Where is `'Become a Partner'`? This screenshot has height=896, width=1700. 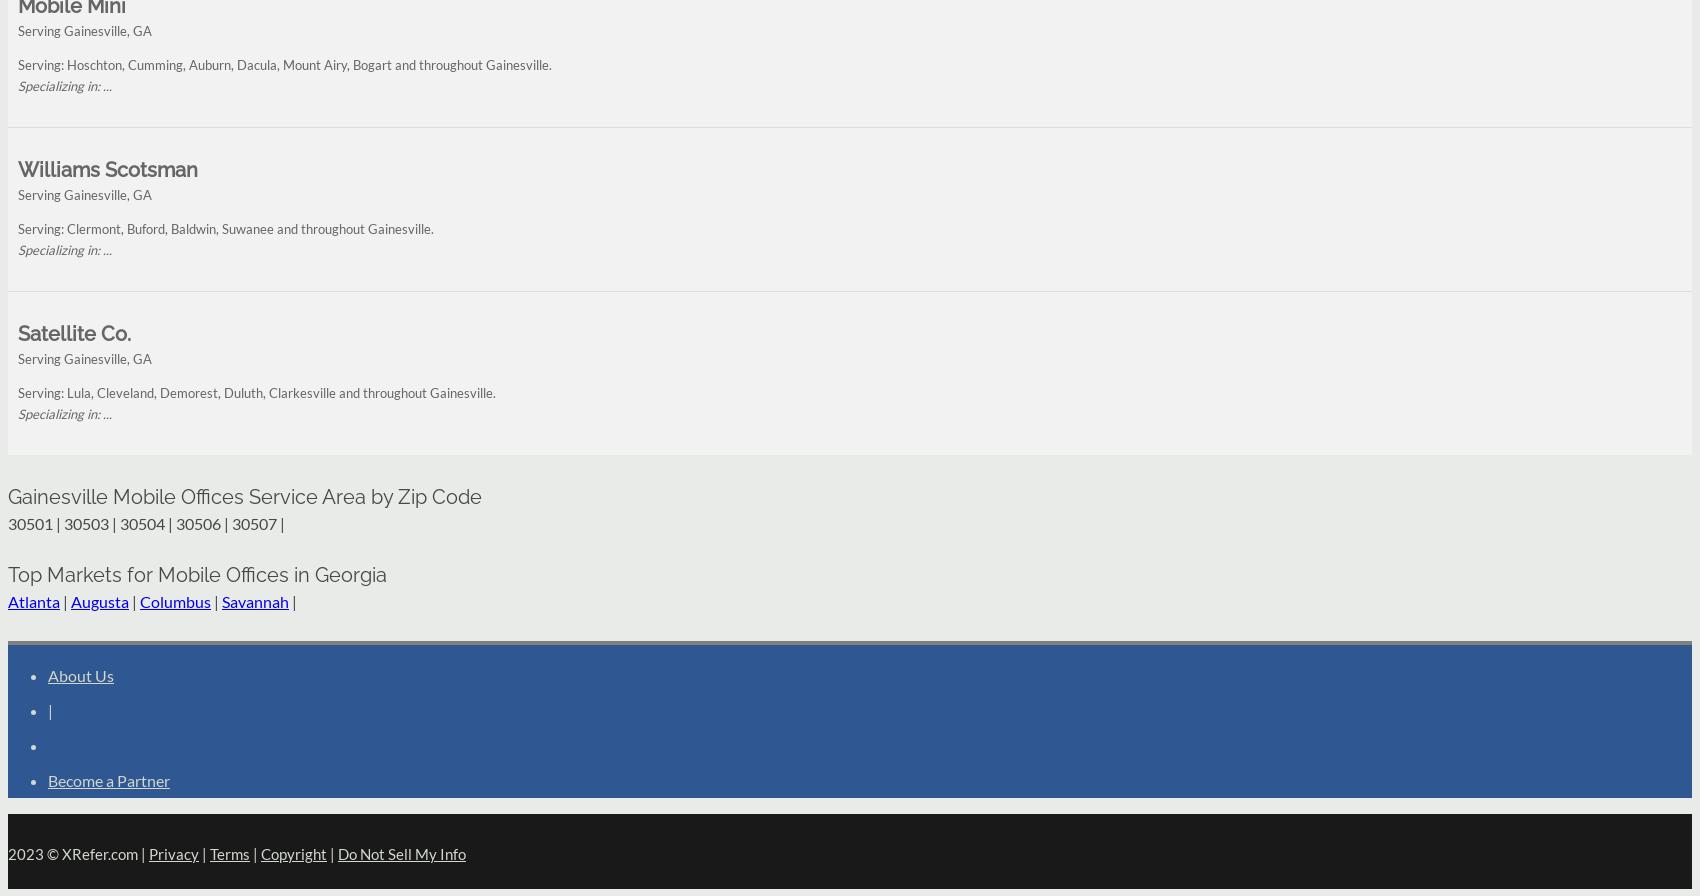
'Become a Partner' is located at coordinates (107, 779).